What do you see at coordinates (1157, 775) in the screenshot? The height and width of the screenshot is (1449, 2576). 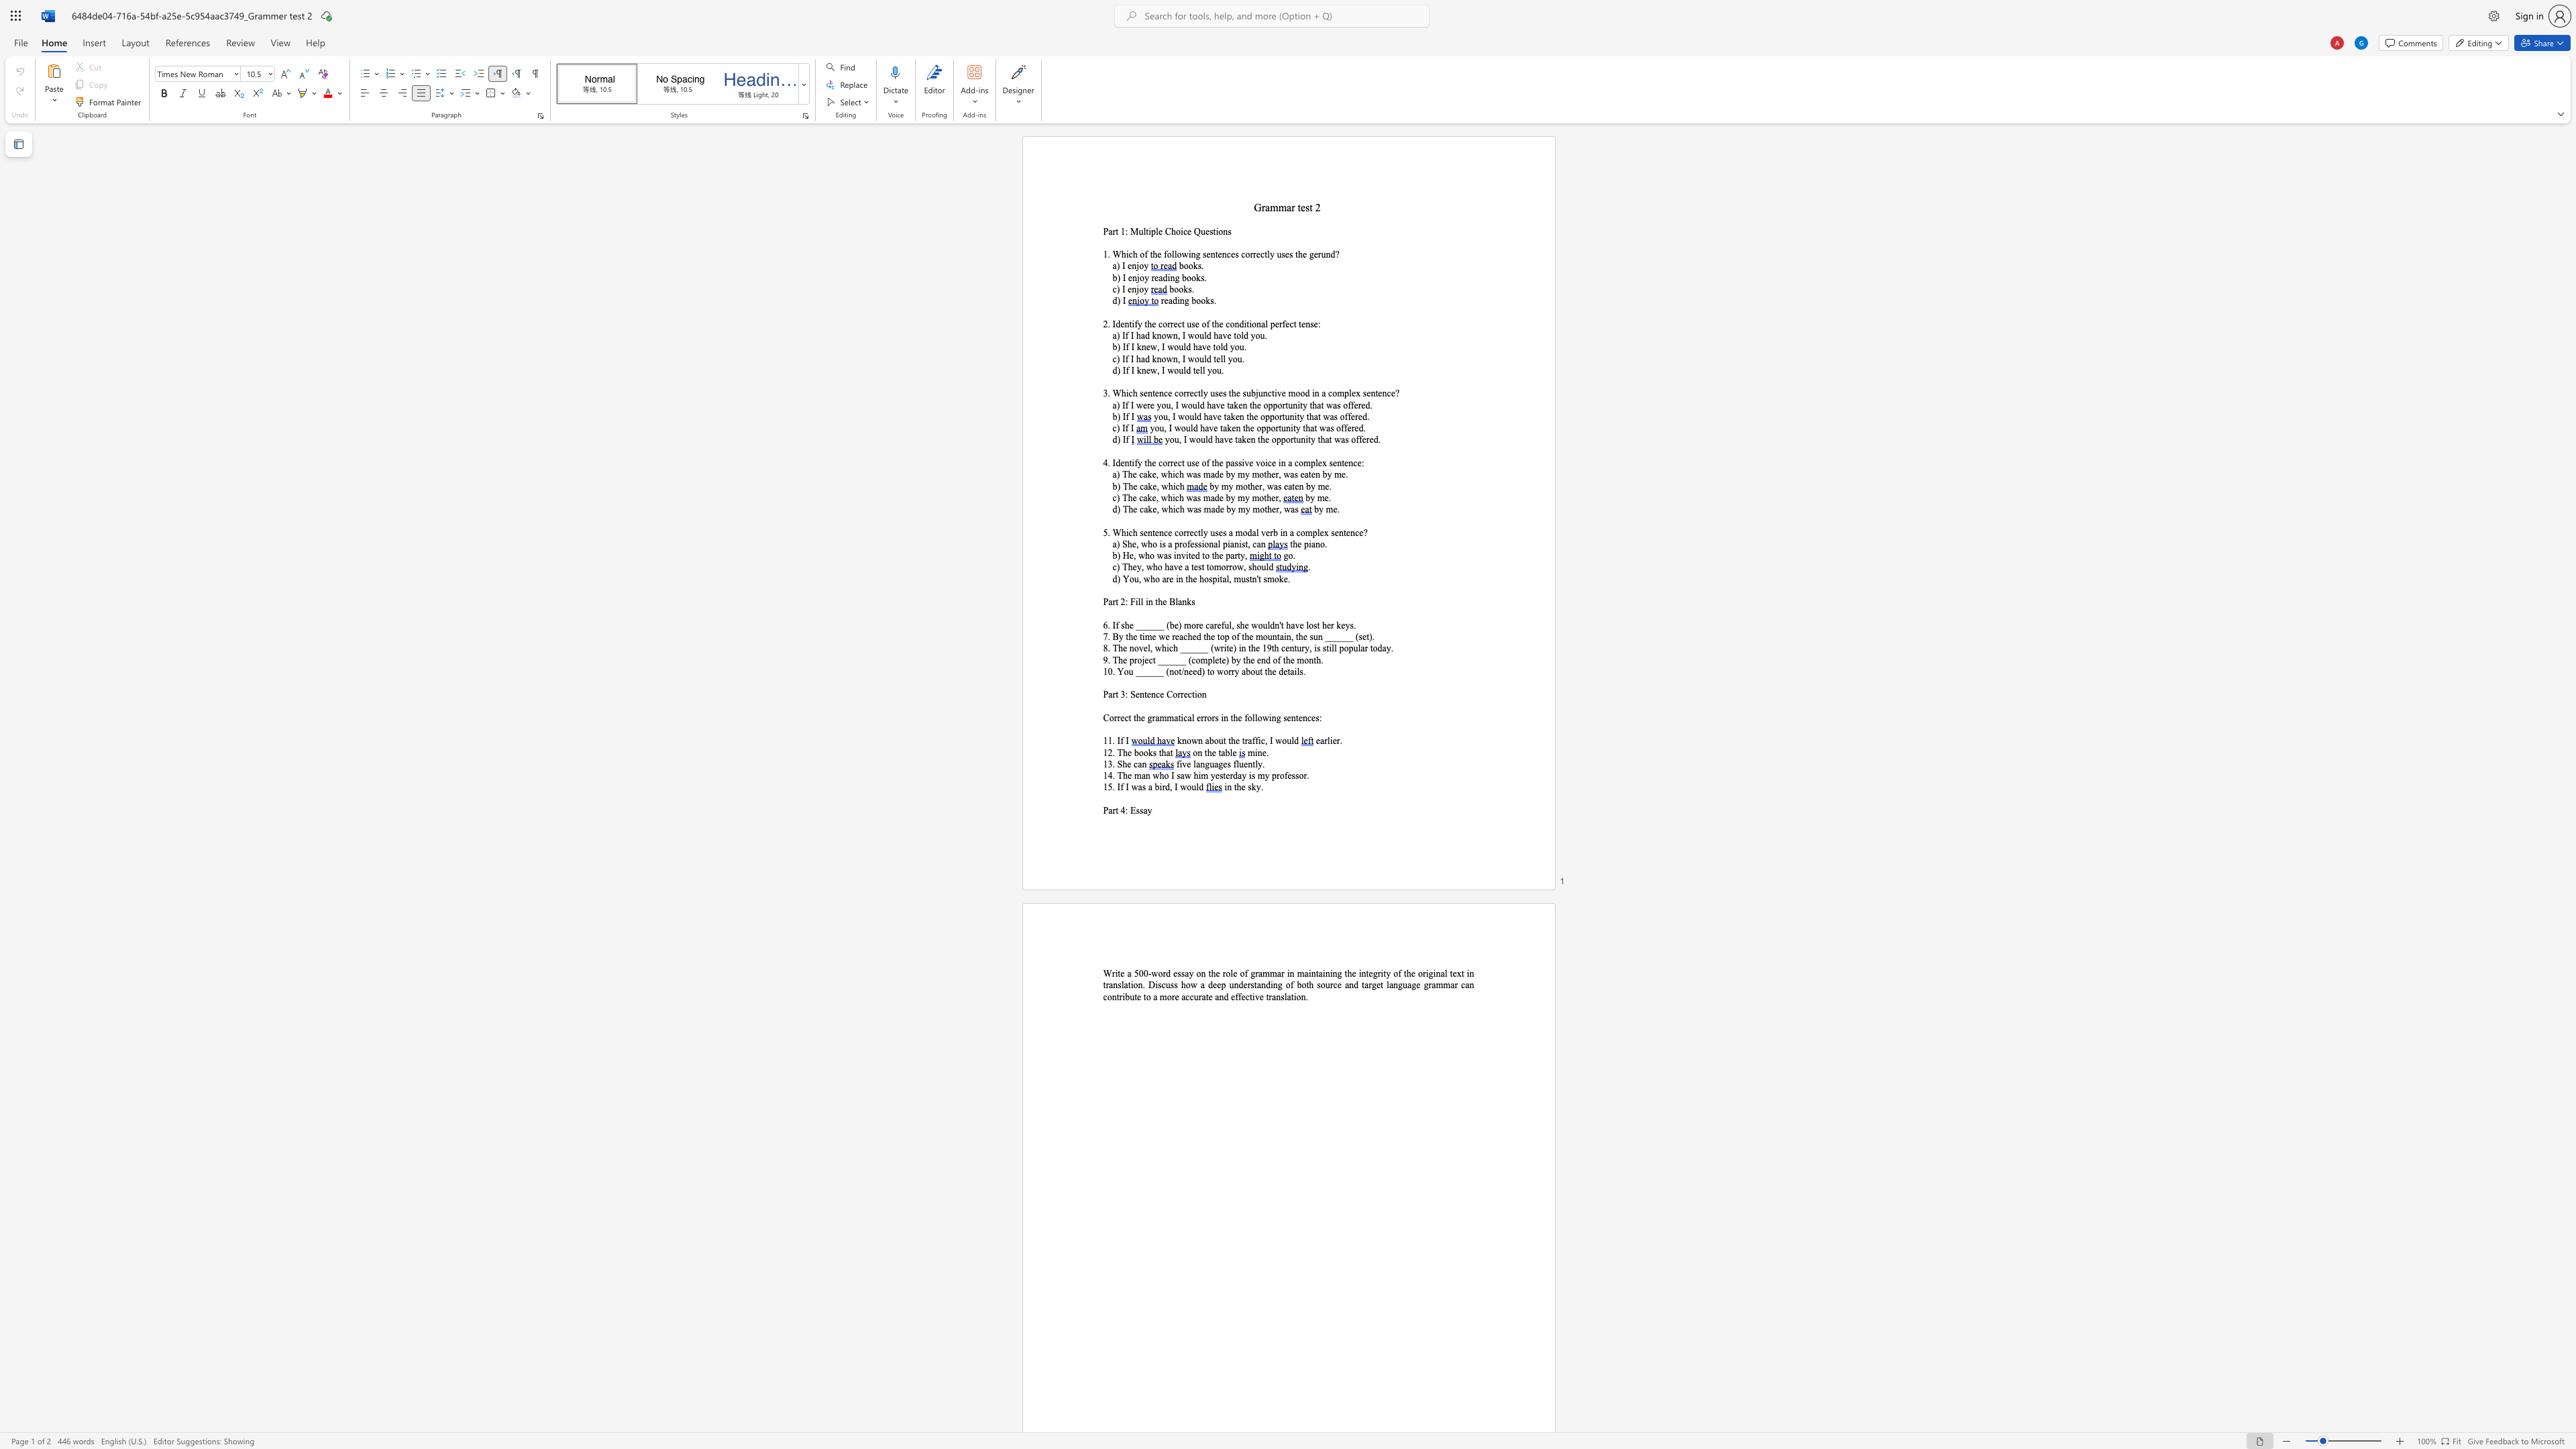 I see `the space between the continuous character "w" and "h" in the text` at bounding box center [1157, 775].